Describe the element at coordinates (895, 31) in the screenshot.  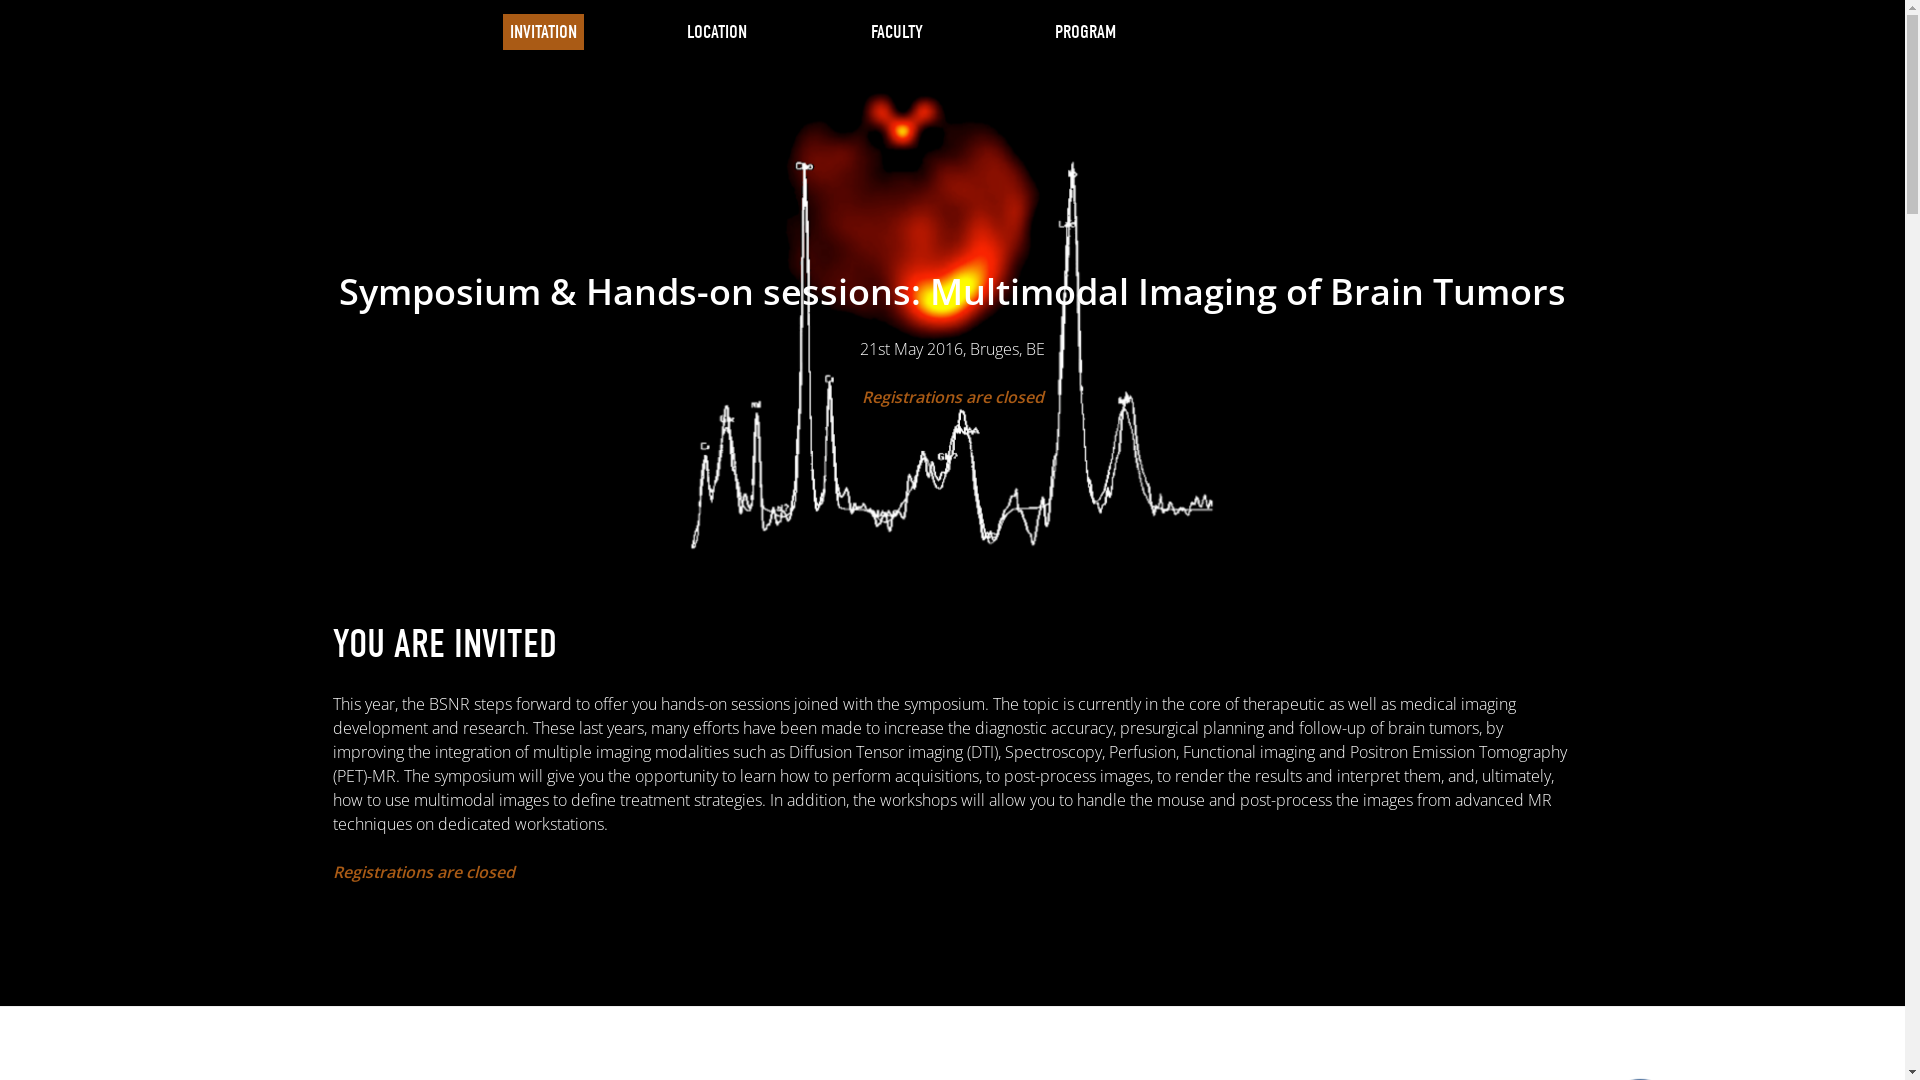
I see `'FACULTY'` at that location.